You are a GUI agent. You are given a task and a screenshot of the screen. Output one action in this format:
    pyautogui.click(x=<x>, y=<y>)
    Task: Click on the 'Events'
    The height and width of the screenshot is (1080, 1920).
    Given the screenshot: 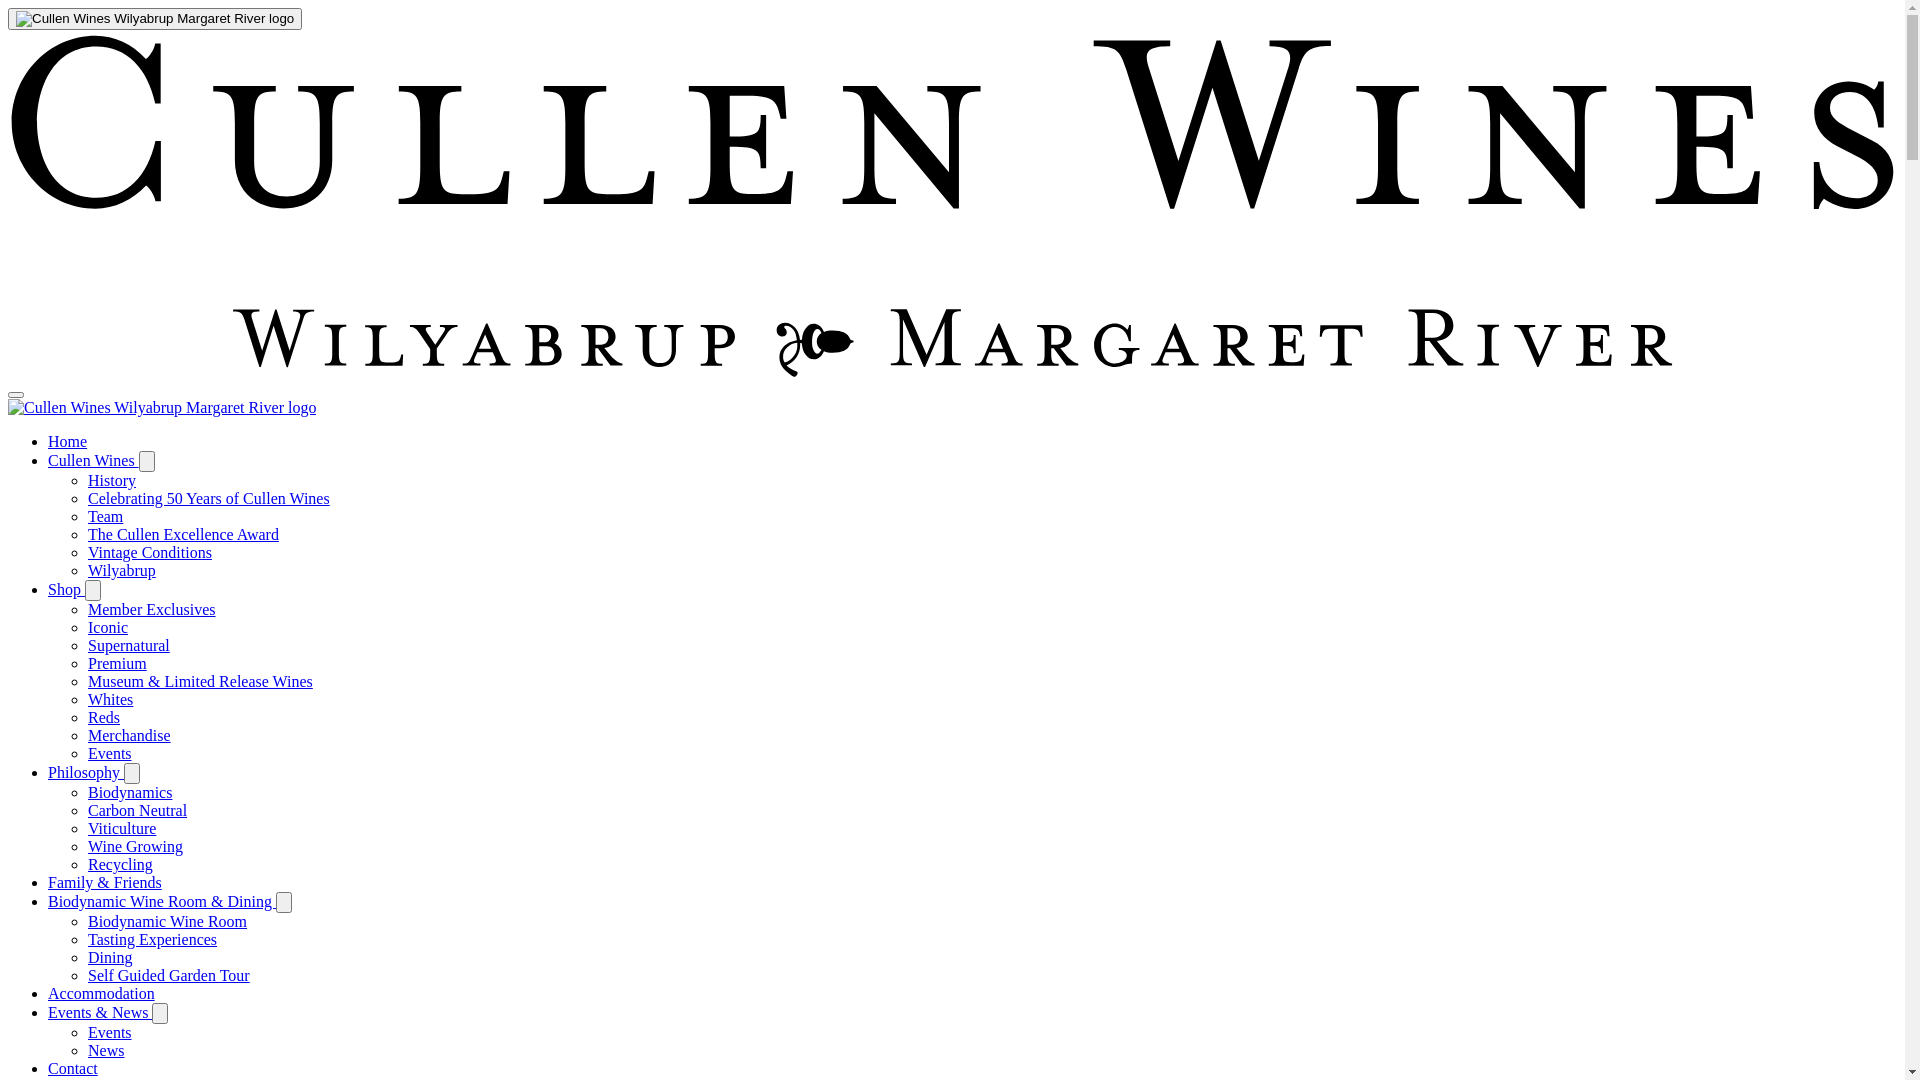 What is the action you would take?
    pyautogui.click(x=109, y=1032)
    